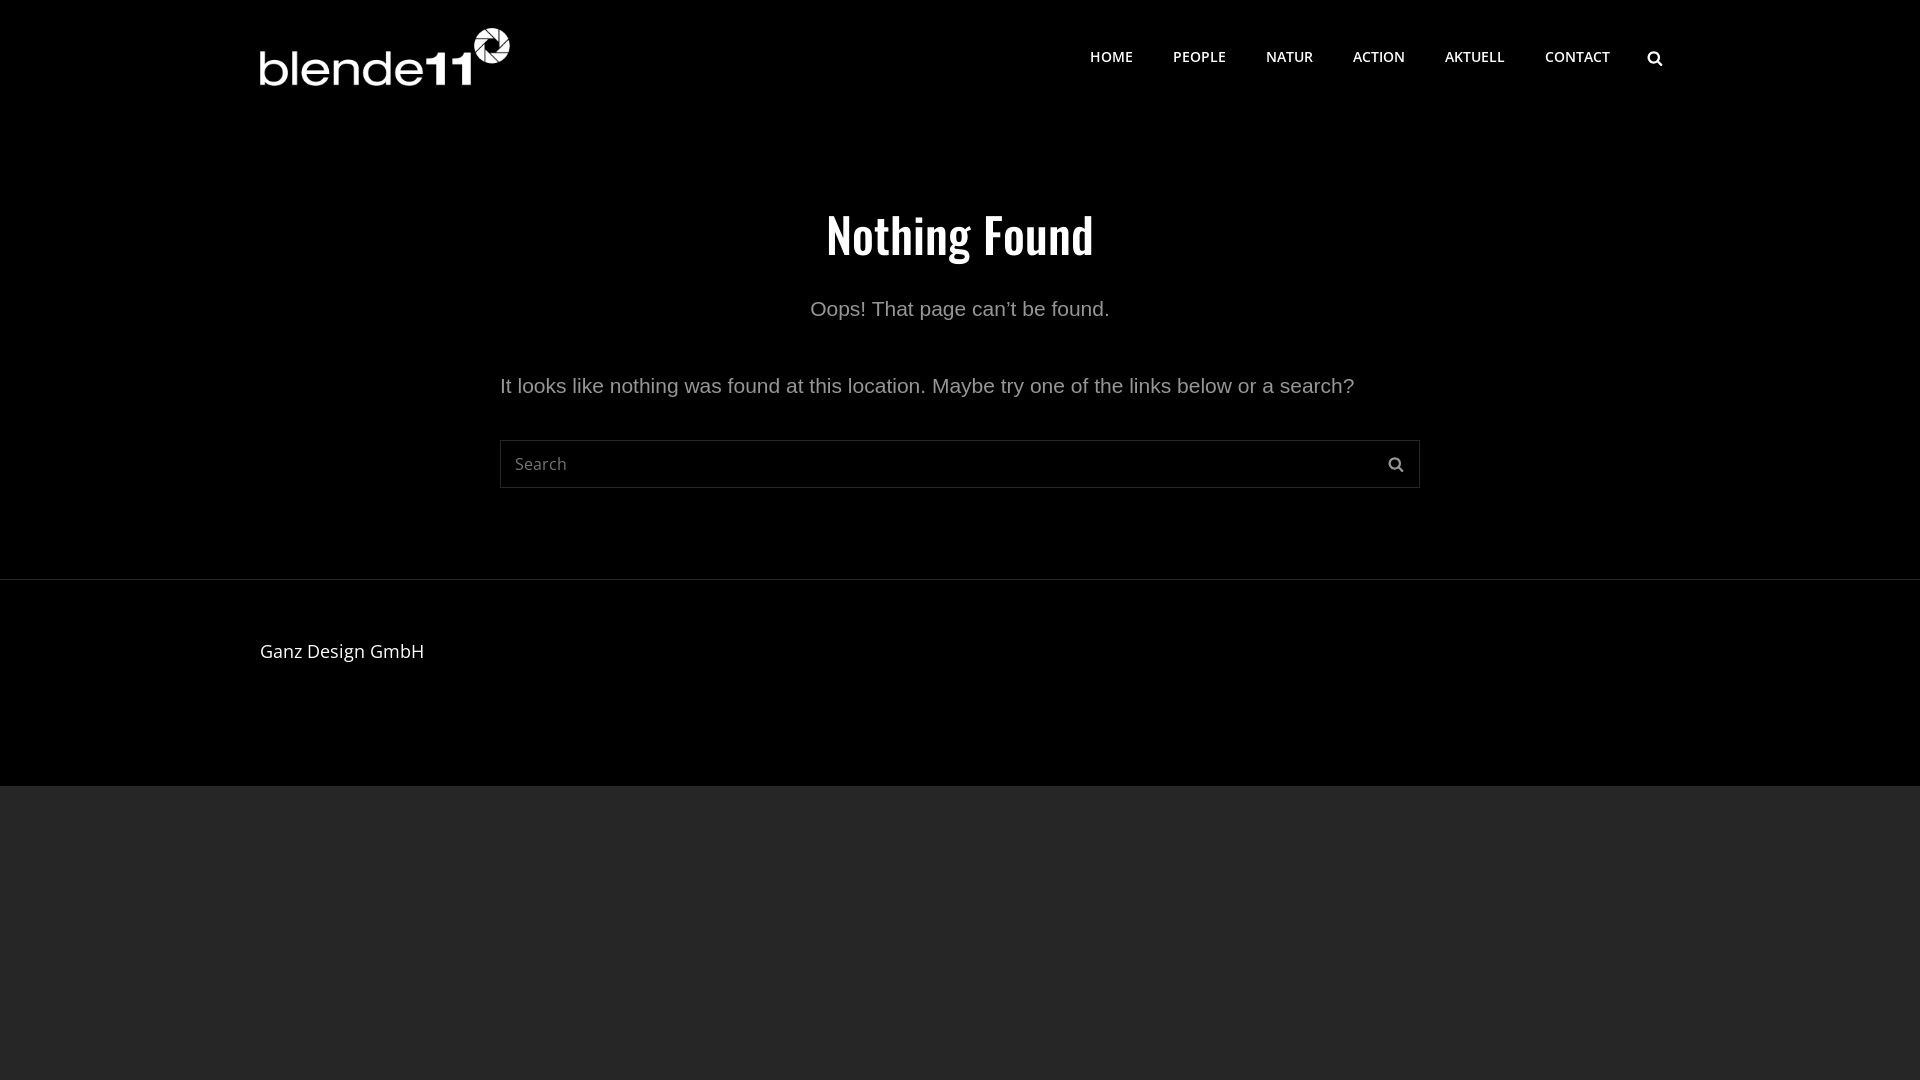 The width and height of the screenshot is (1920, 1080). I want to click on 'NATUR', so click(1289, 56).